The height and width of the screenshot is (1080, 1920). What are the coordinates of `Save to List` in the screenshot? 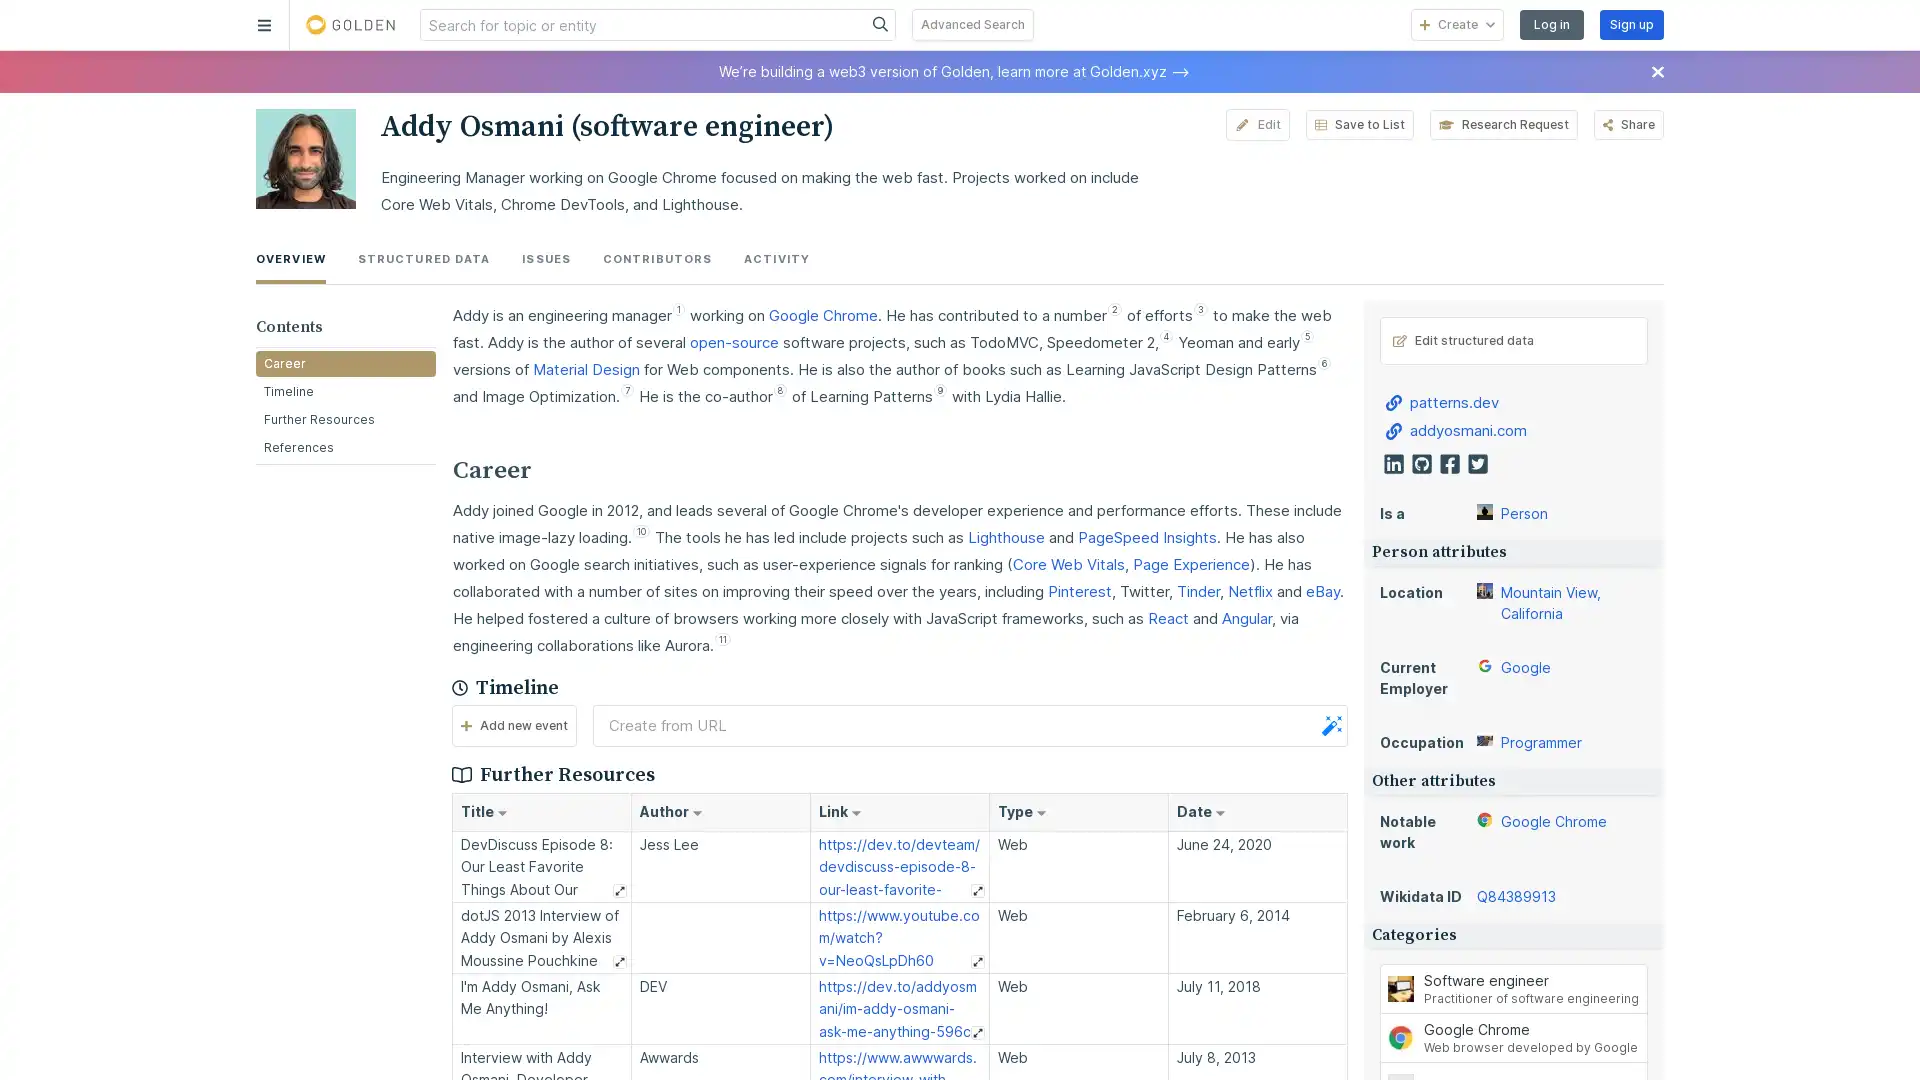 It's located at (1358, 124).